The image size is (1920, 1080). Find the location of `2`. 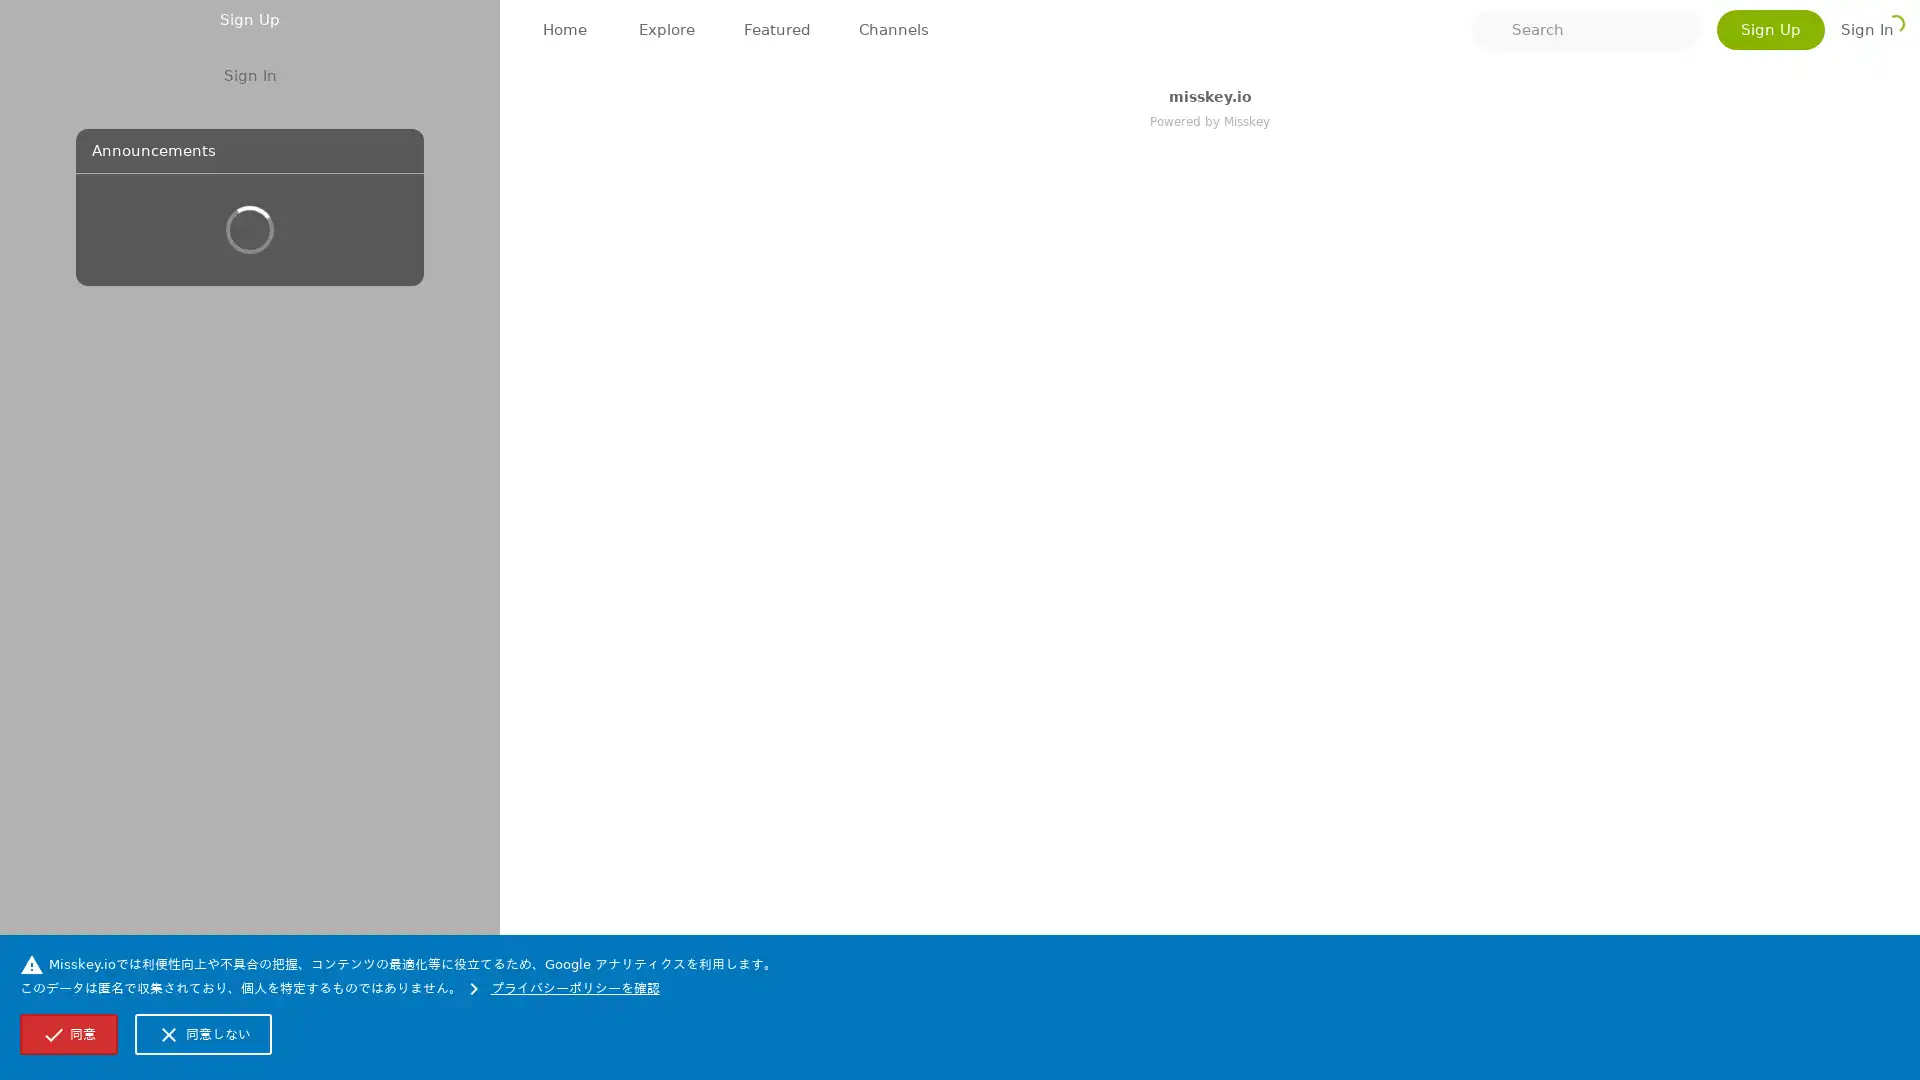

2 is located at coordinates (710, 844).